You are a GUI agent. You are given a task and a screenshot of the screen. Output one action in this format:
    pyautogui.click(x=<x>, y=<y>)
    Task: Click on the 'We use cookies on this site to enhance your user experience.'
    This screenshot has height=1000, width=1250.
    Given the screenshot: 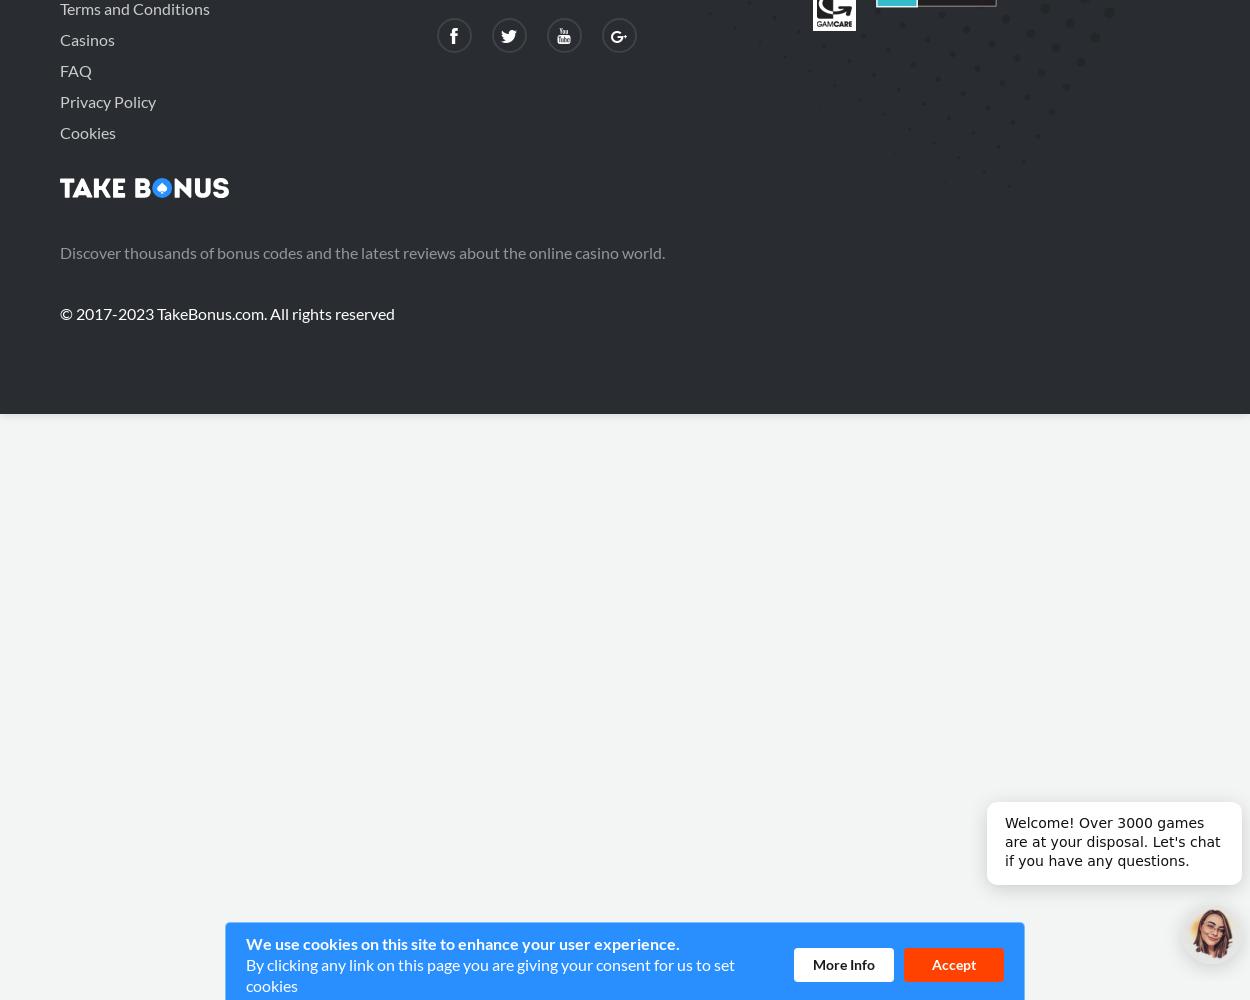 What is the action you would take?
    pyautogui.click(x=462, y=942)
    